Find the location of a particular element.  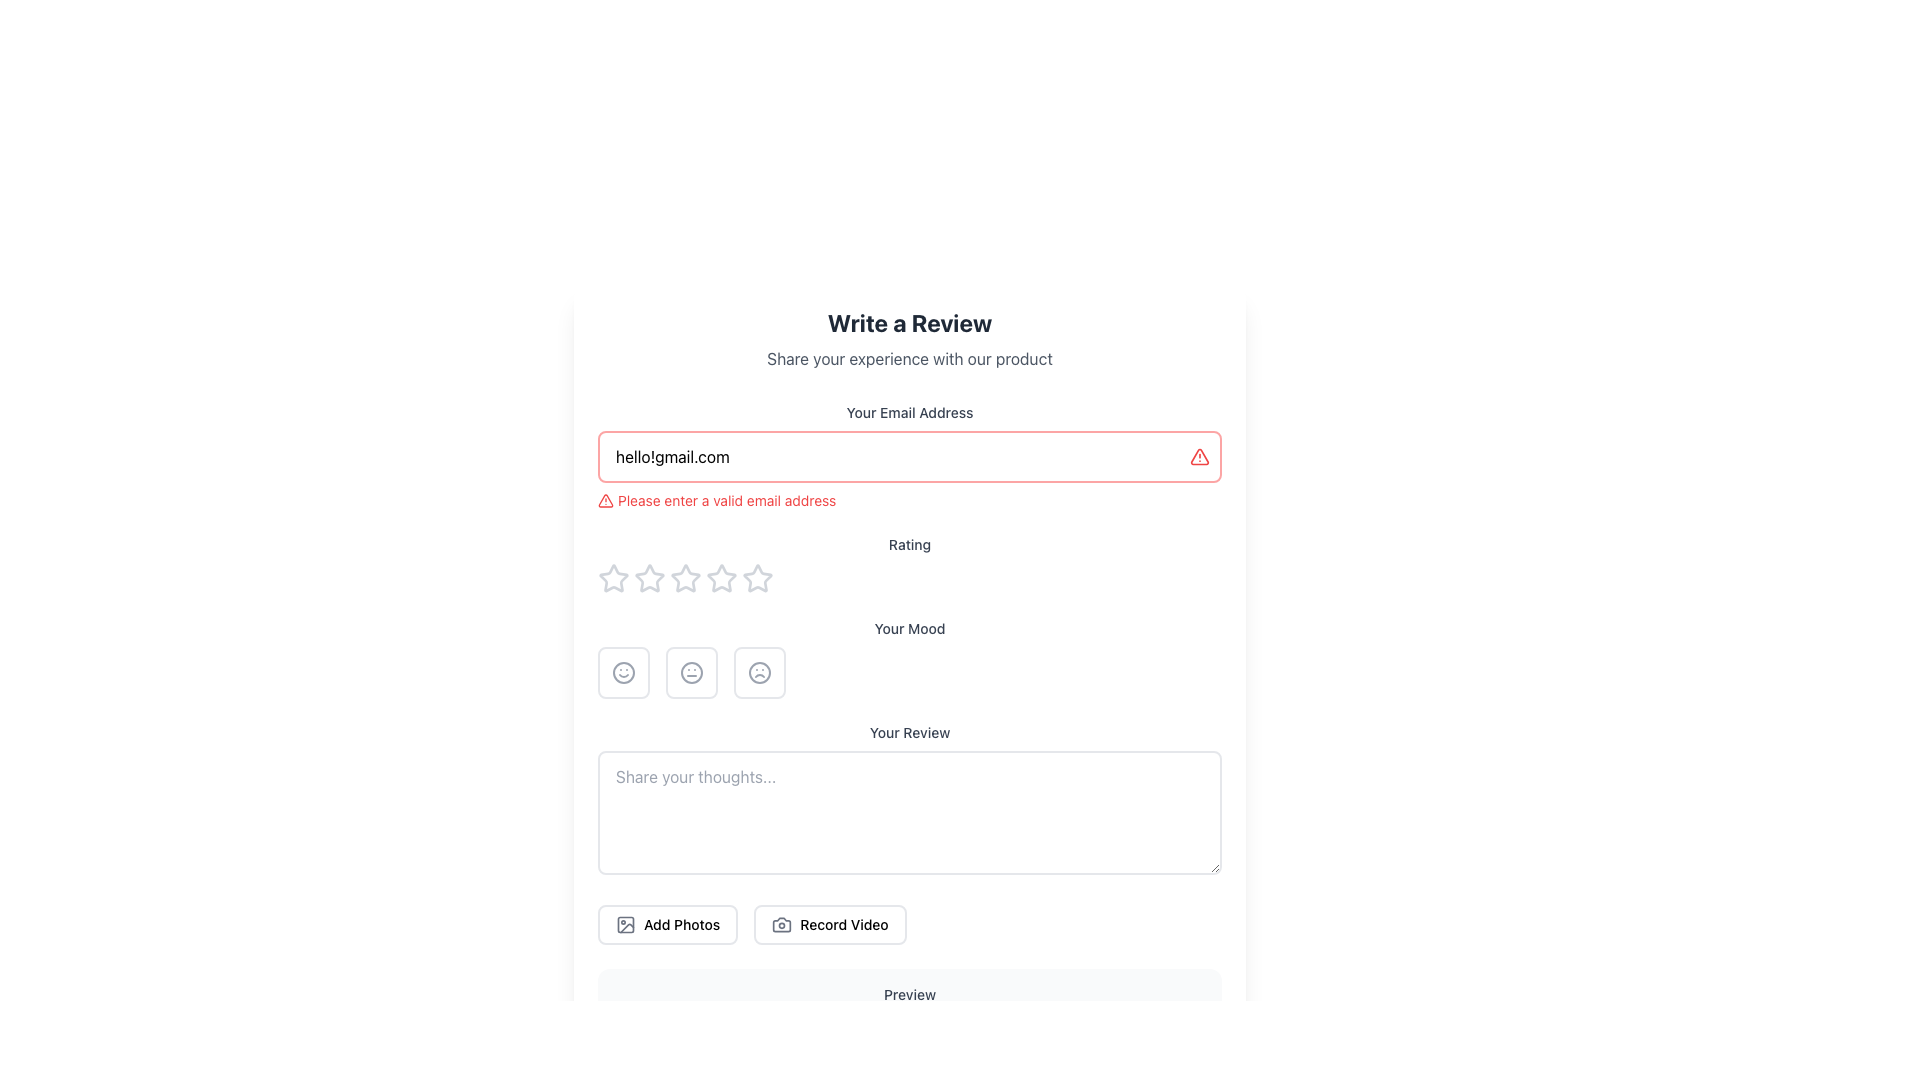

the static text label that describes the rating interface, positioned above the row of star icons is located at coordinates (909, 544).